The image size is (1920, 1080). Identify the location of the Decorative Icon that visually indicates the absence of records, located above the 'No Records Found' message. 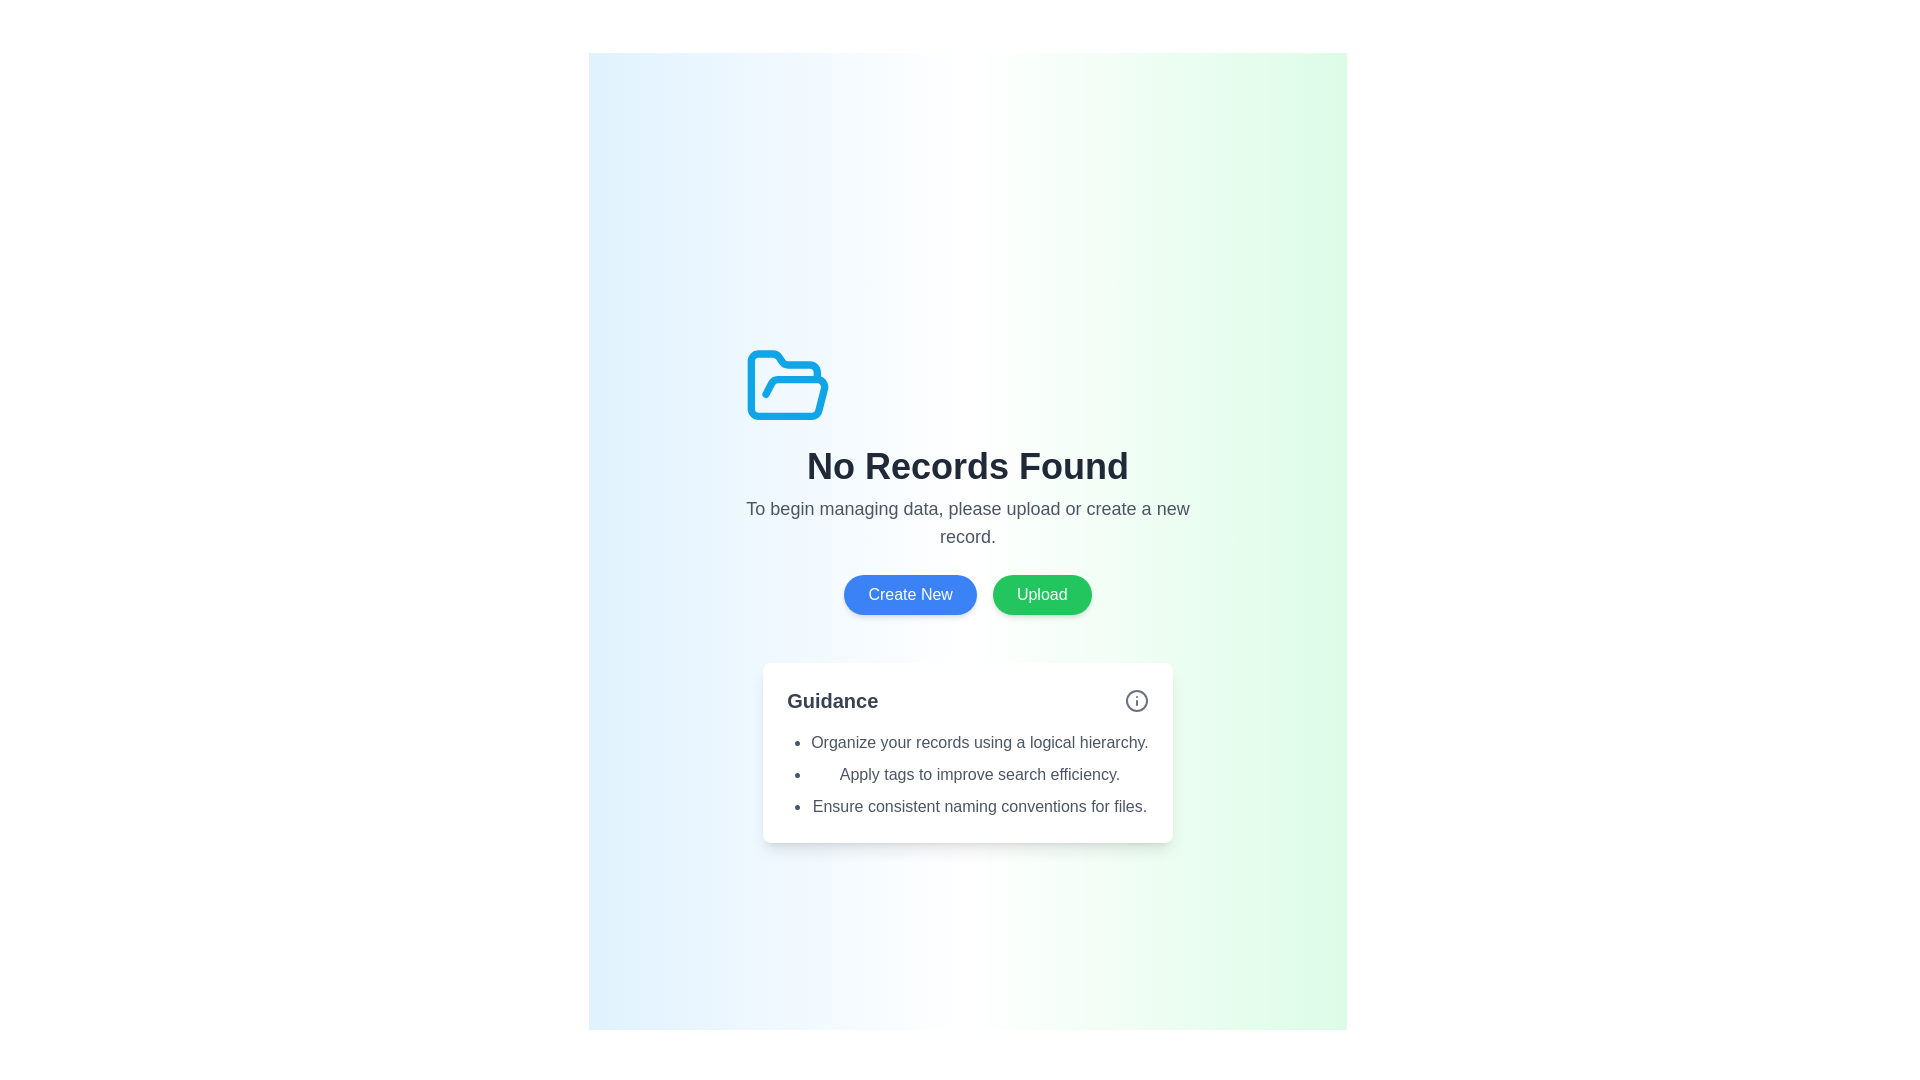
(786, 385).